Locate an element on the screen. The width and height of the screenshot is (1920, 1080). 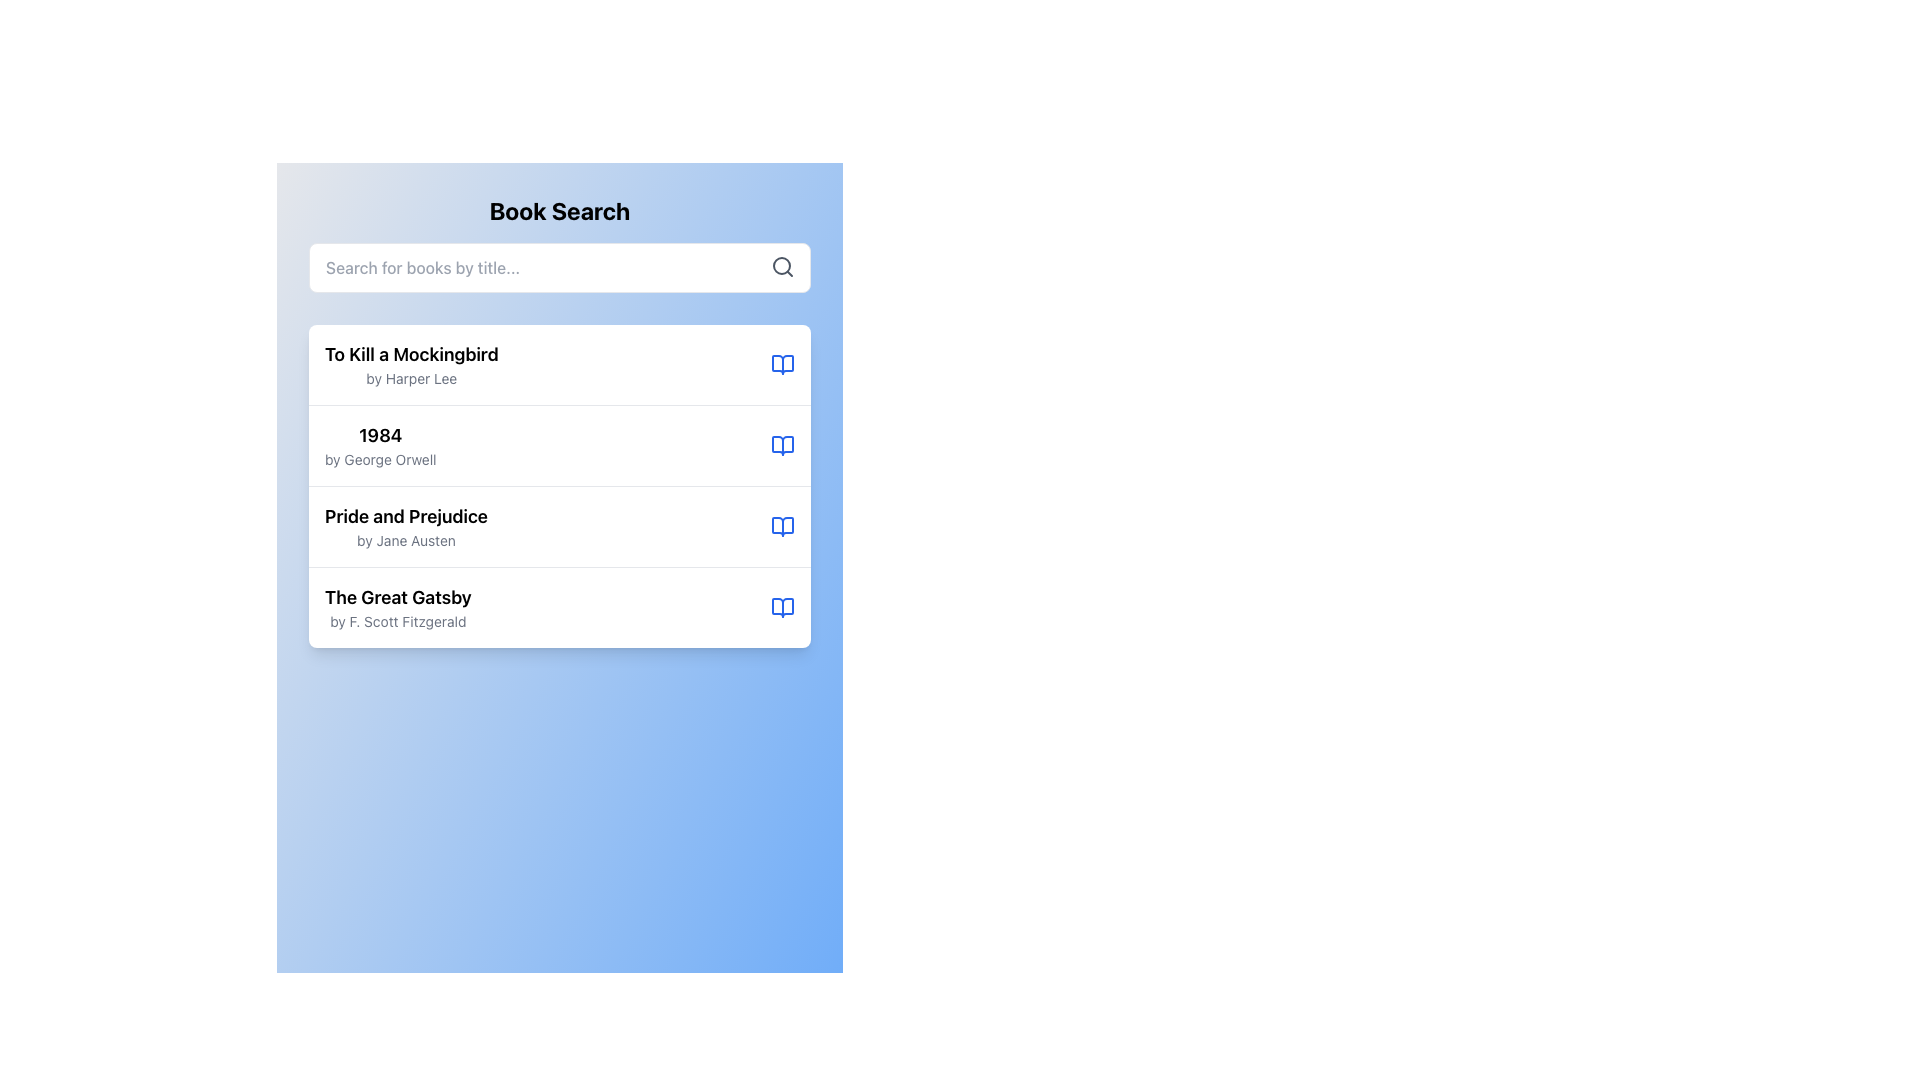
the text label 'by Harper Lee' which is styled in a smaller font size and subtle gray color, located below the title 'To Kill a Mockingbird' is located at coordinates (410, 378).